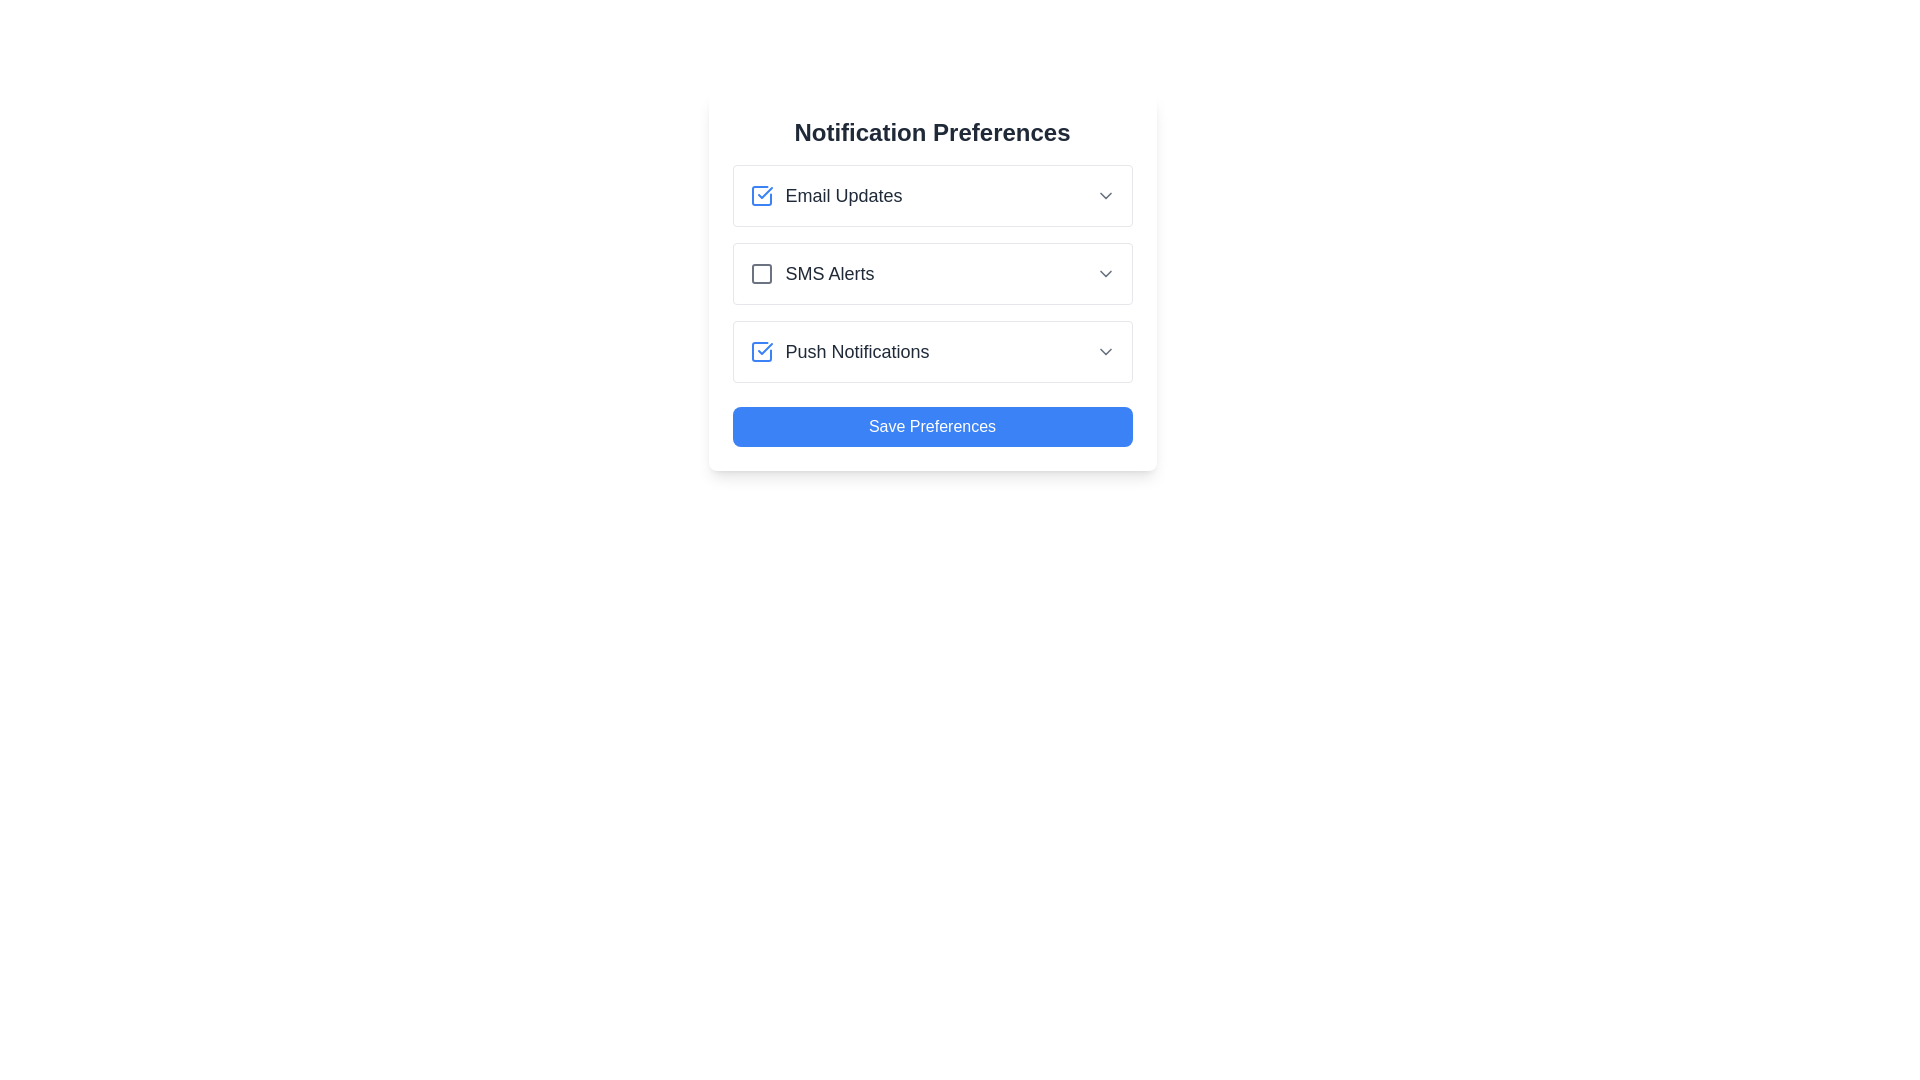  I want to click on the static text element that reads 'Notification Preferences', which is styled in bold and large font, located at the top of the Notification Preferences section, so click(931, 132).